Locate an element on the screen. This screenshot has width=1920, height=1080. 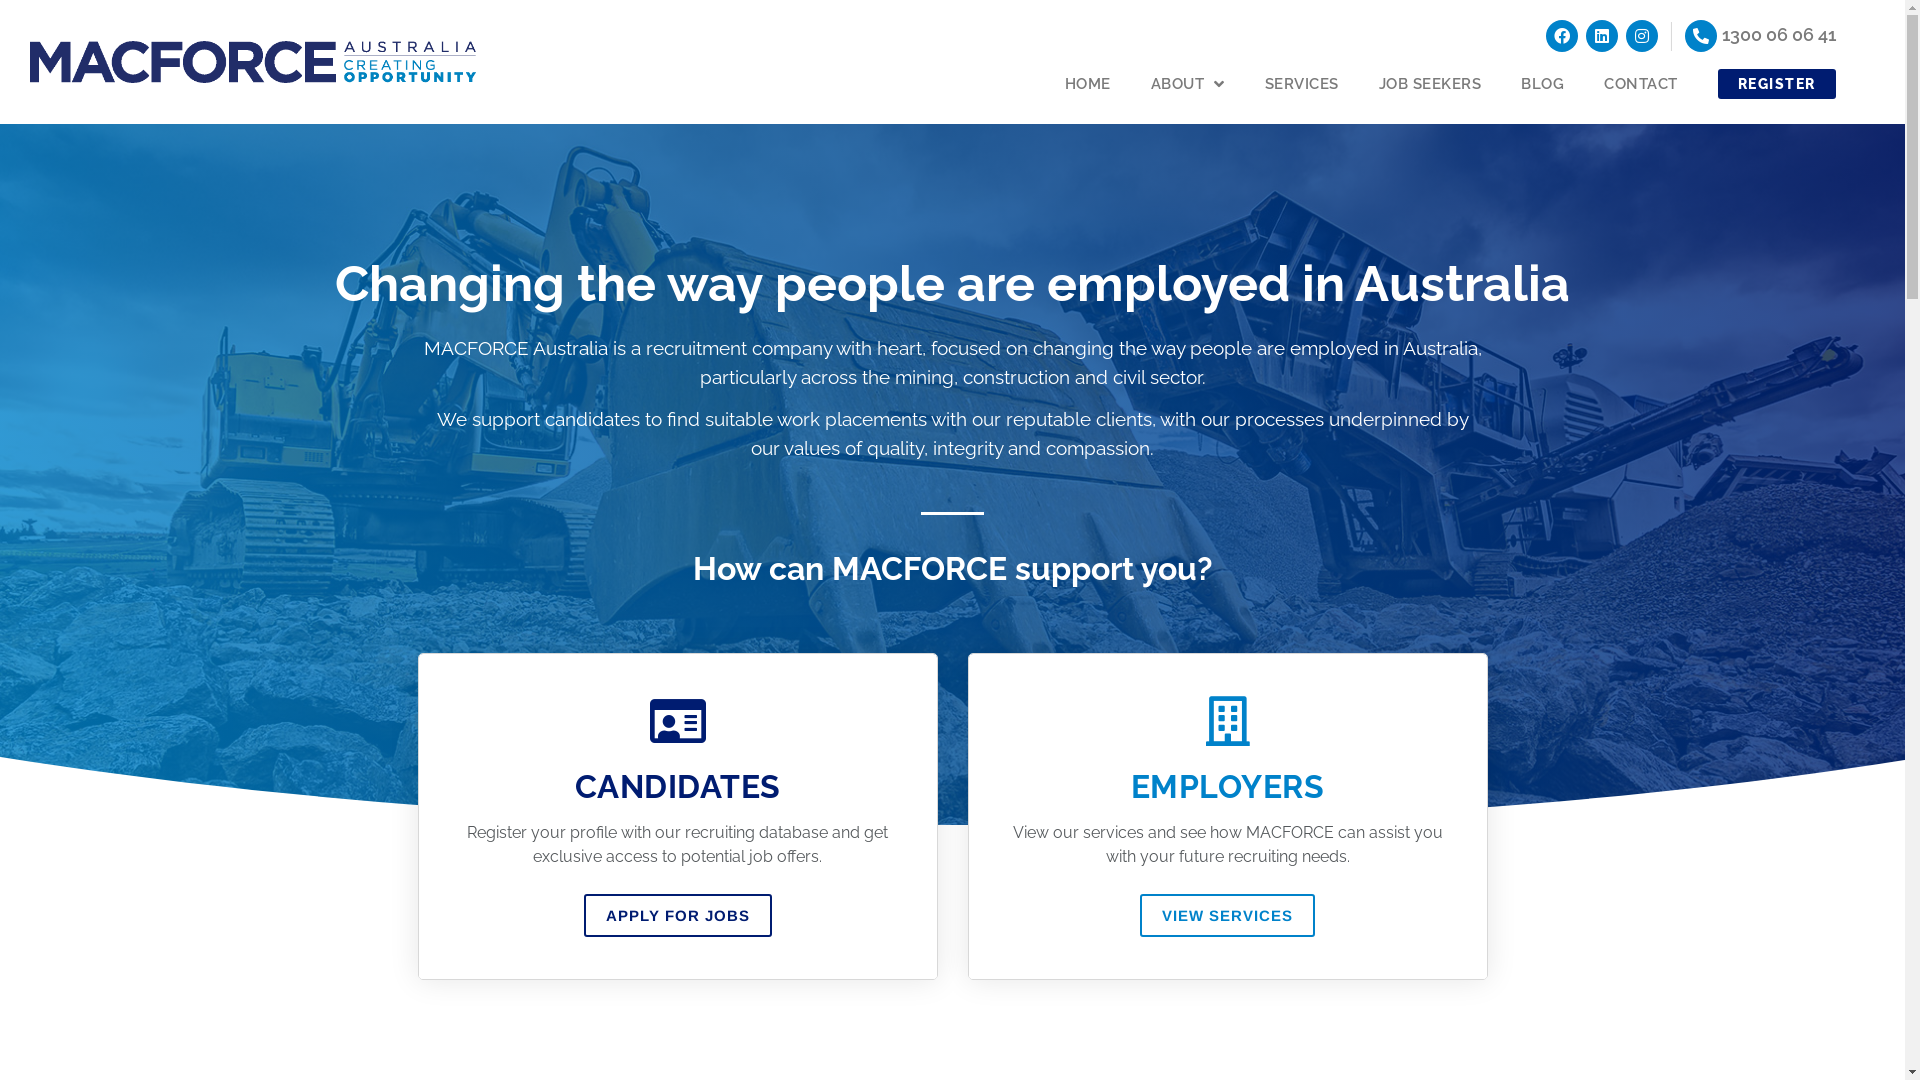
'SERVICES' is located at coordinates (1301, 83).